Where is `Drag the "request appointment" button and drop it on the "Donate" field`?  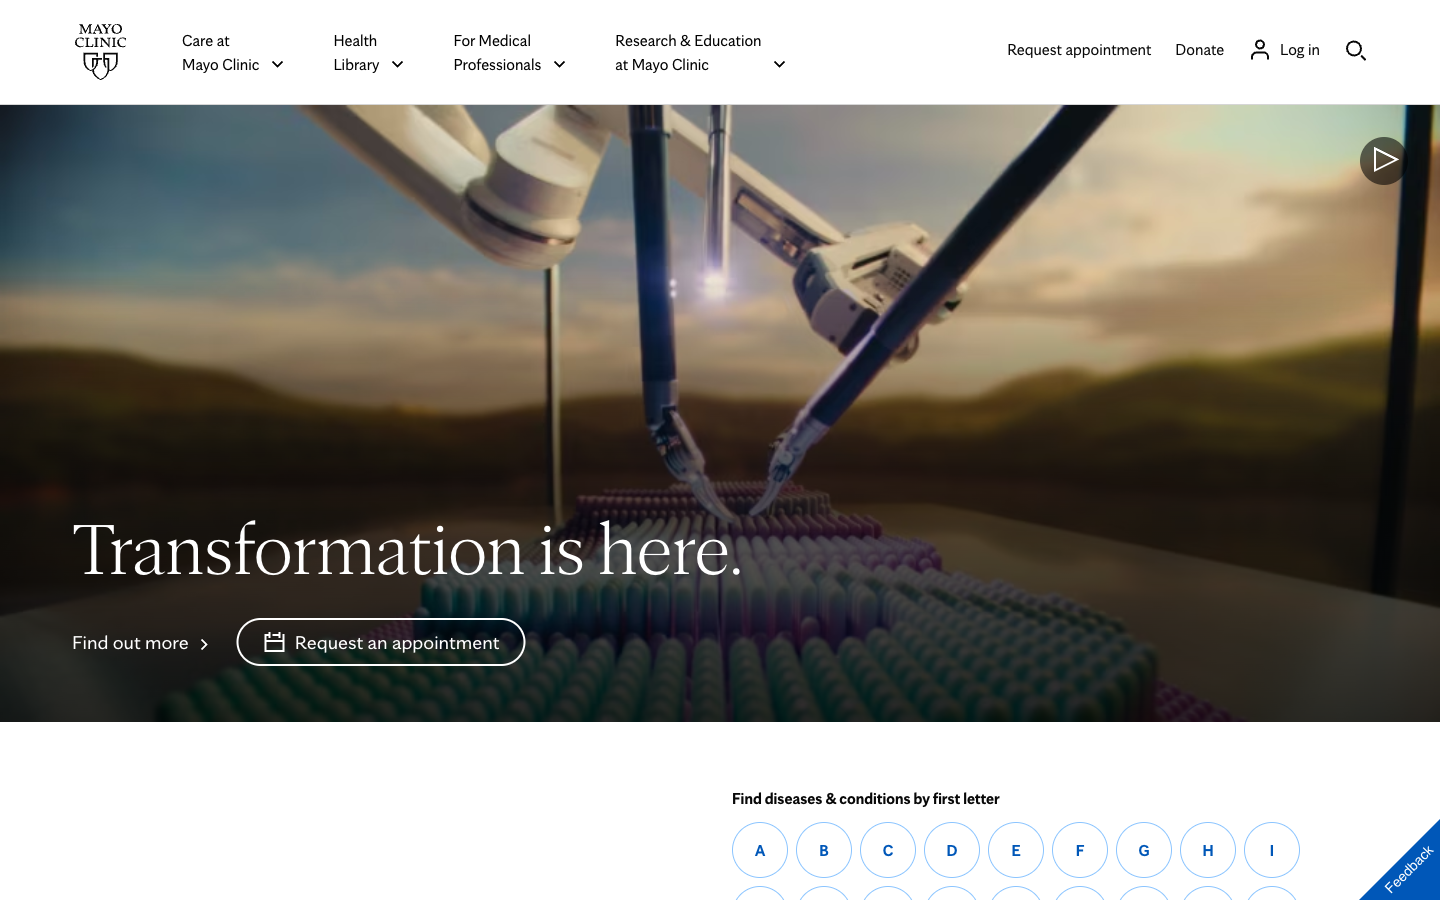 Drag the "request appointment" button and drop it on the "Donate" field is located at coordinates (1553760, 44100).